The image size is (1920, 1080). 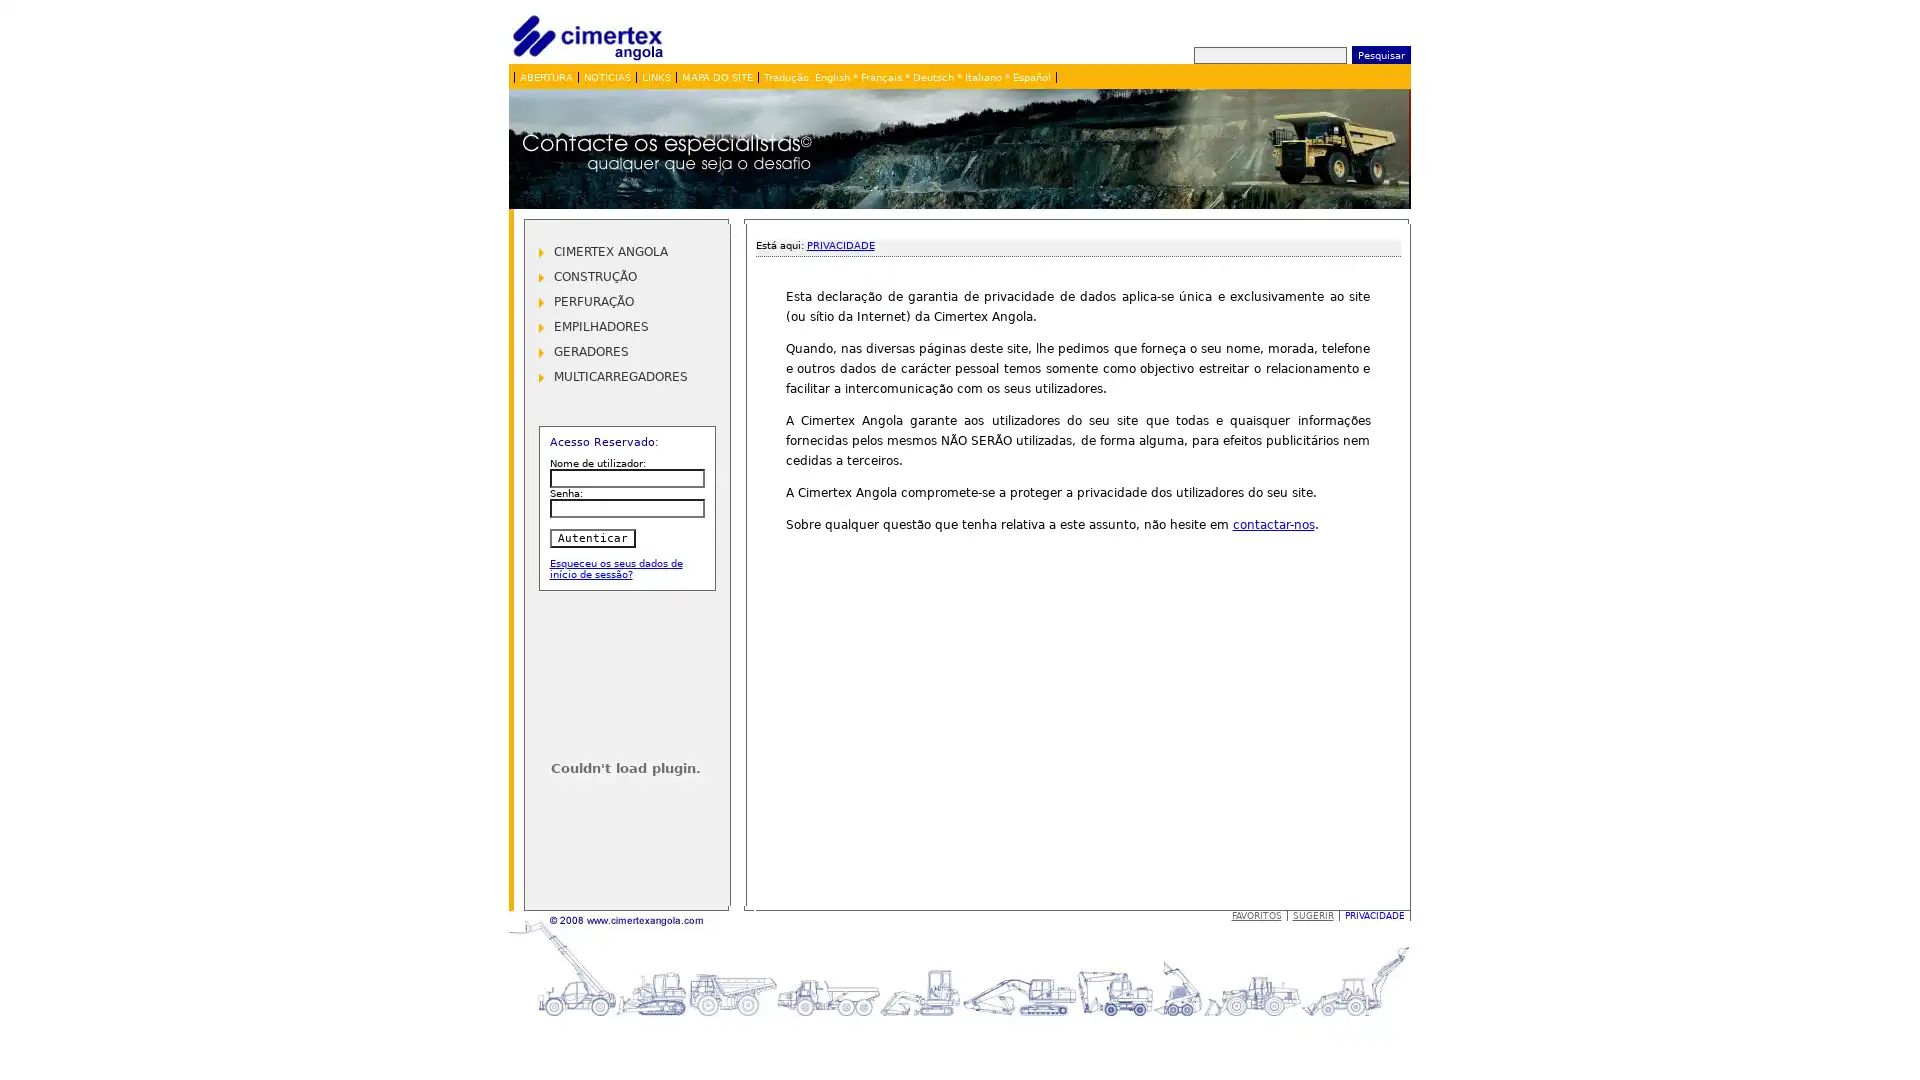 I want to click on Pesquisar, so click(x=1379, y=53).